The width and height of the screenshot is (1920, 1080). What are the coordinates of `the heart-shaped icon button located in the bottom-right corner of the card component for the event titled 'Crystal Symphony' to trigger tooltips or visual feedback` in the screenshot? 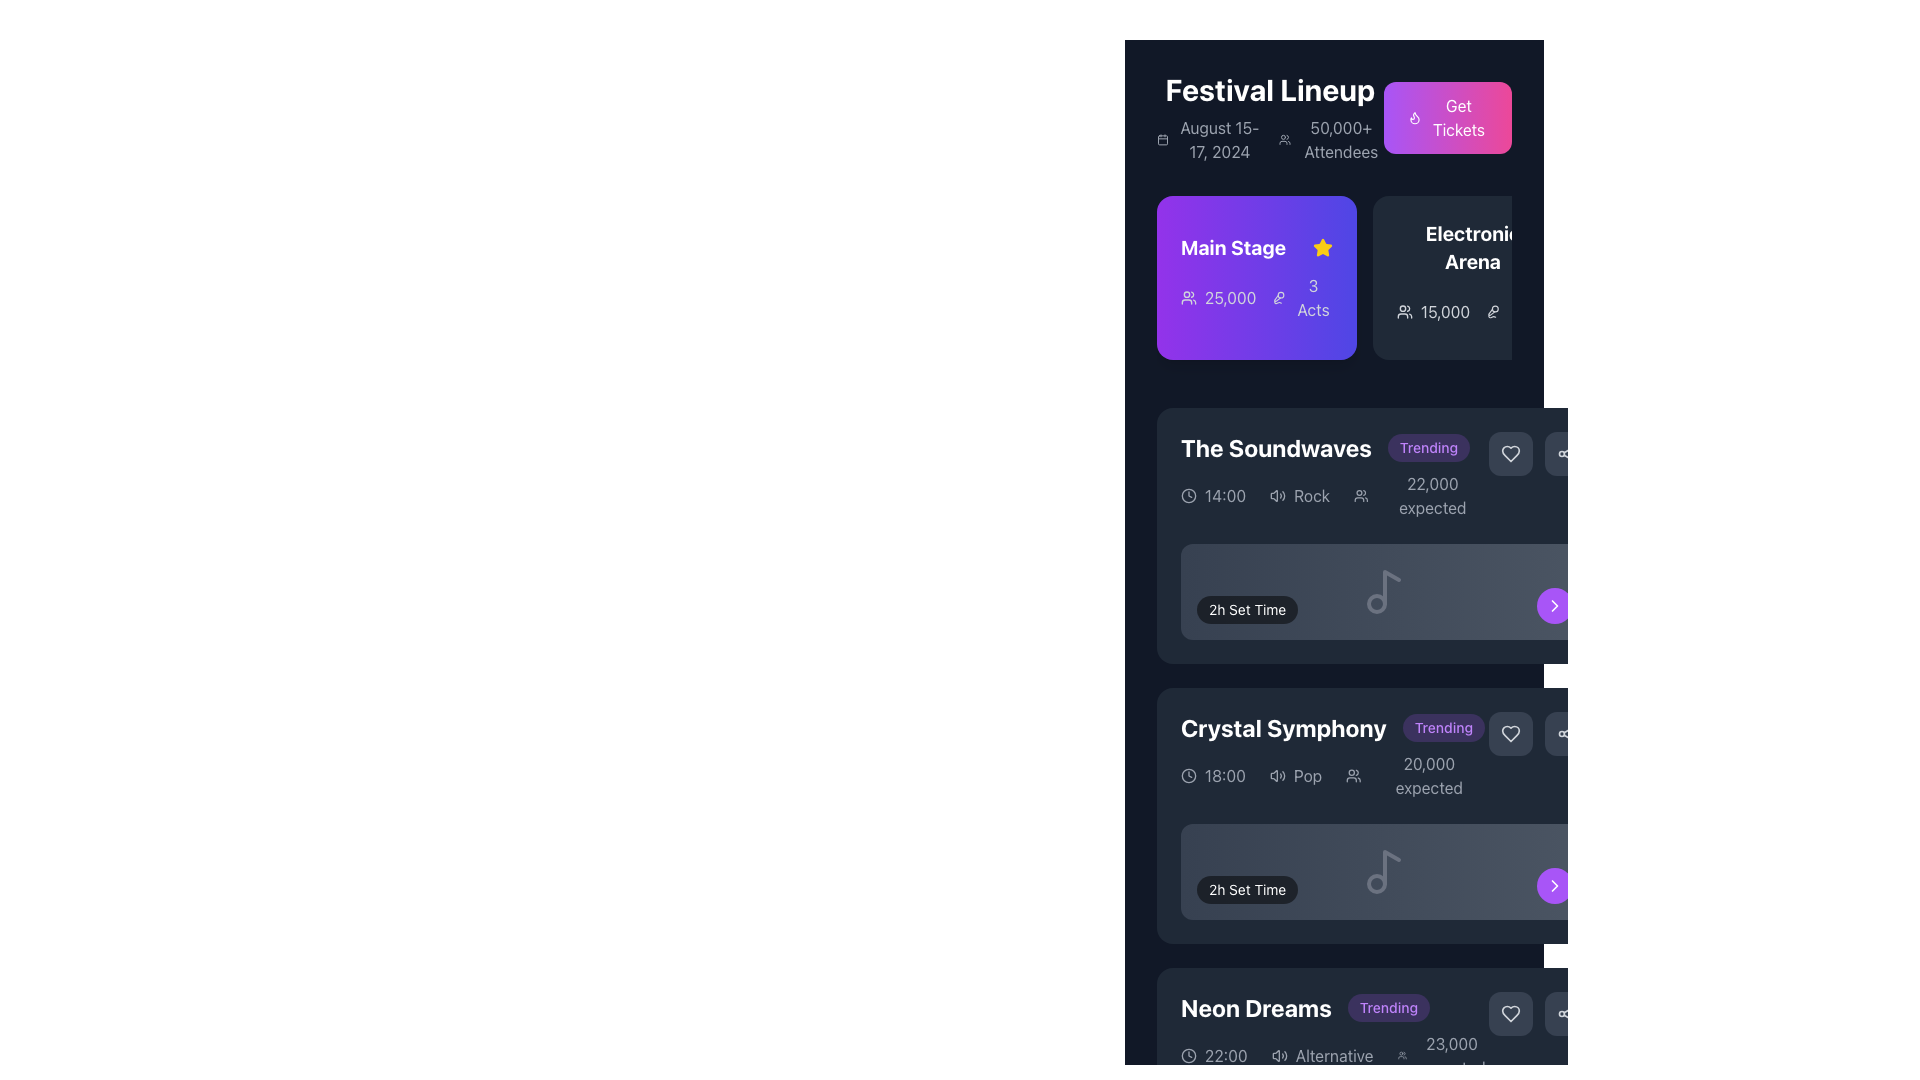 It's located at (1511, 1014).